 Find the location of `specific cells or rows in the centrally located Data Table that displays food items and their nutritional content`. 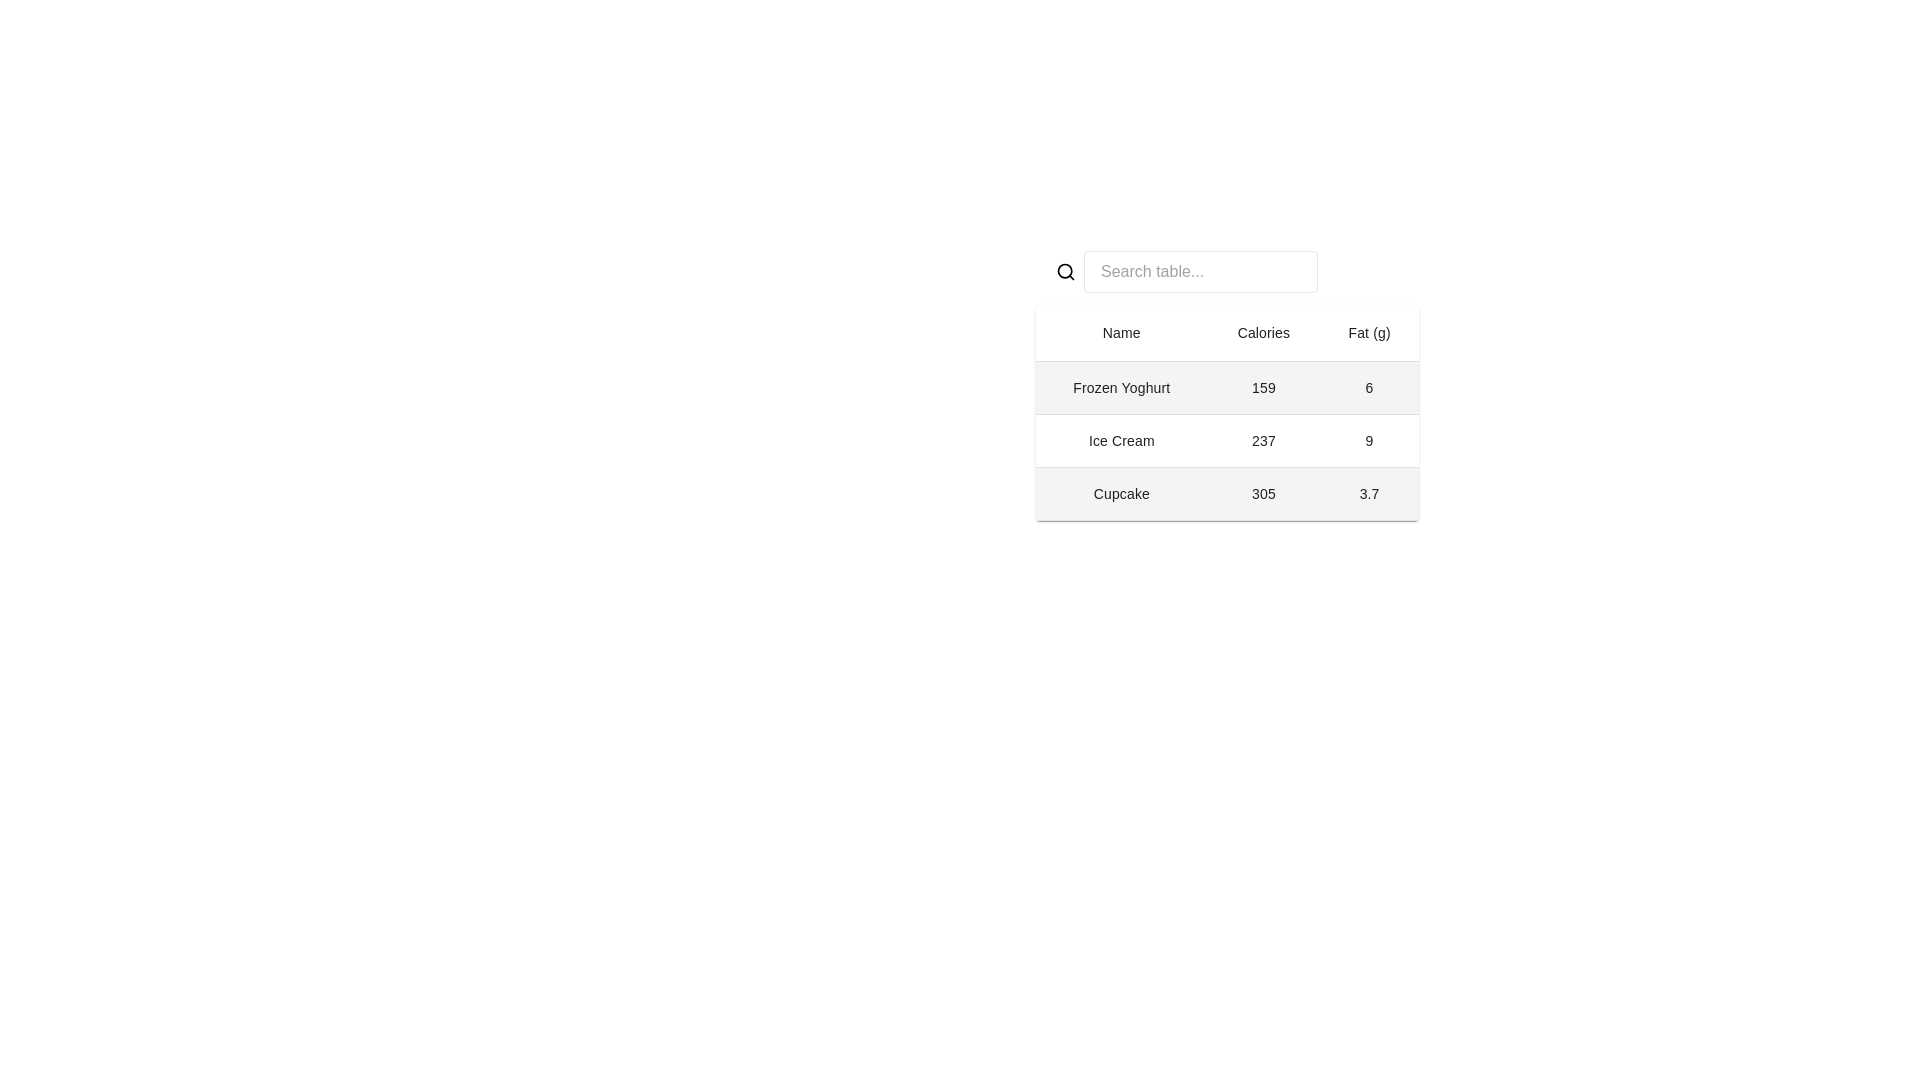

specific cells or rows in the centrally located Data Table that displays food items and their nutritional content is located at coordinates (1226, 411).